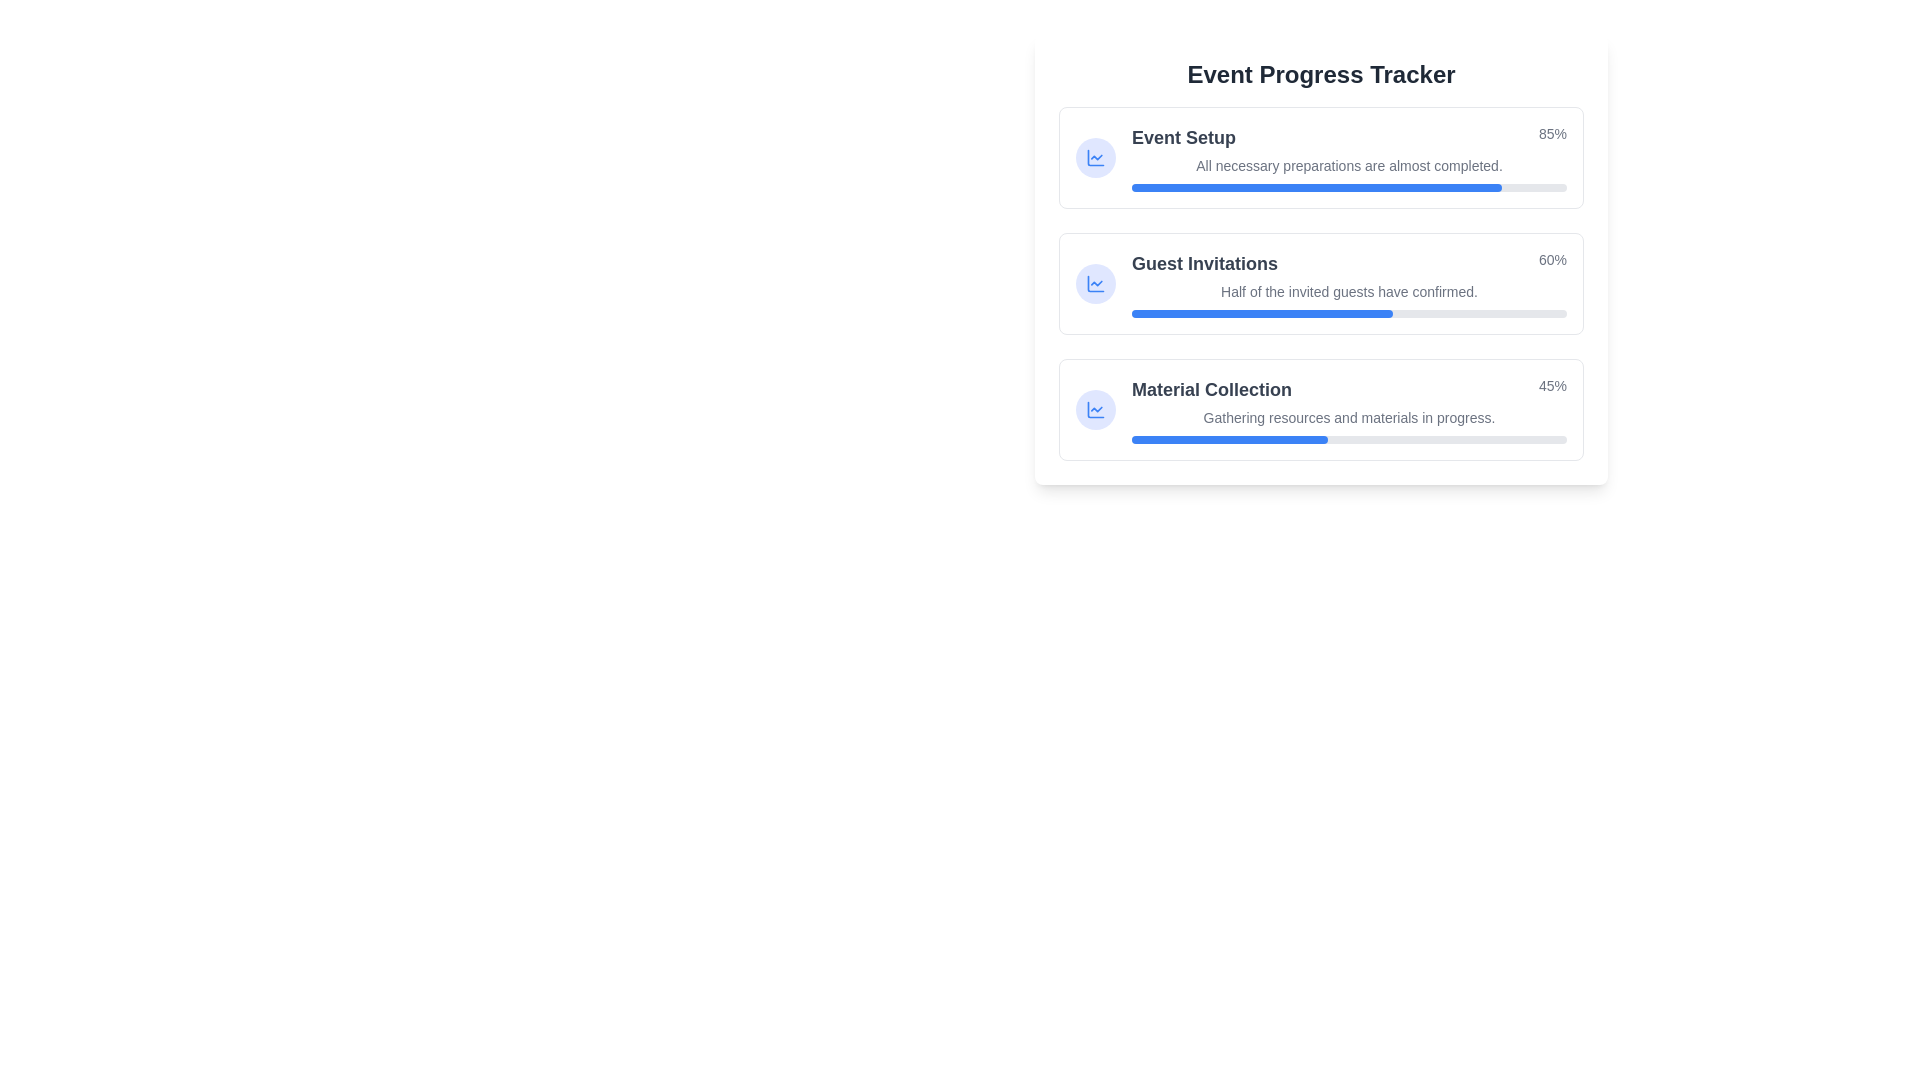 The height and width of the screenshot is (1080, 1920). Describe the element at coordinates (1349, 416) in the screenshot. I see `the text label displaying 'Gathering resources and materials in progress.' which is styled as a secondary informational text and is positioned below 'Material Collection' and '45%'` at that location.